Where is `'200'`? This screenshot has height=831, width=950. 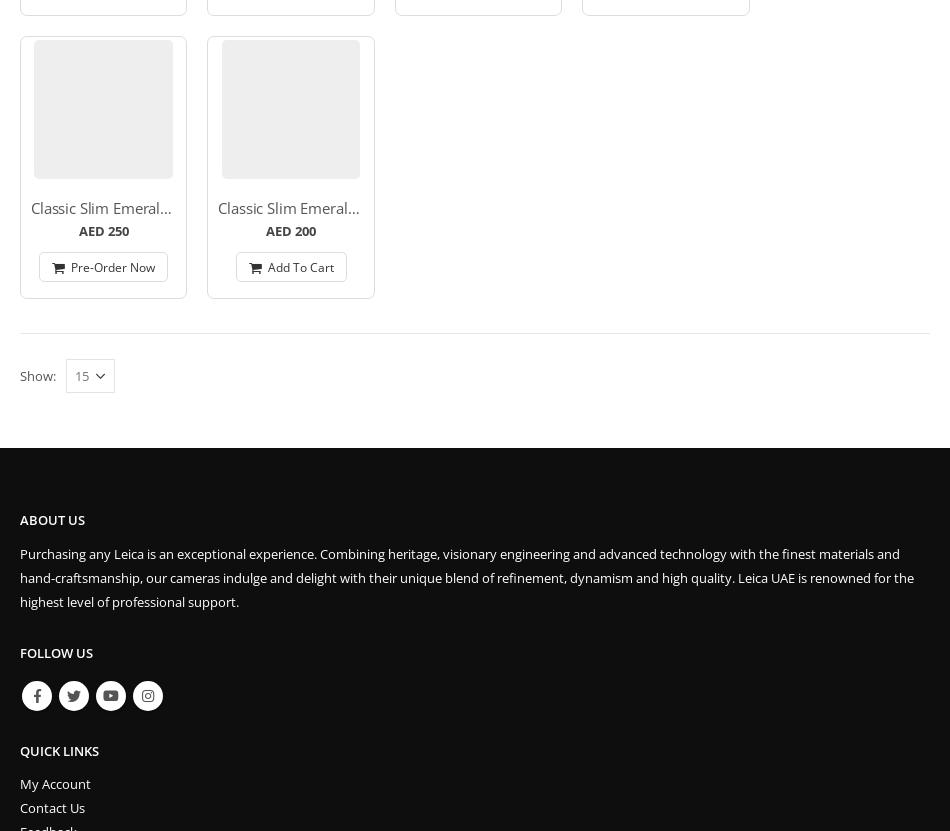 '200' is located at coordinates (293, 231).